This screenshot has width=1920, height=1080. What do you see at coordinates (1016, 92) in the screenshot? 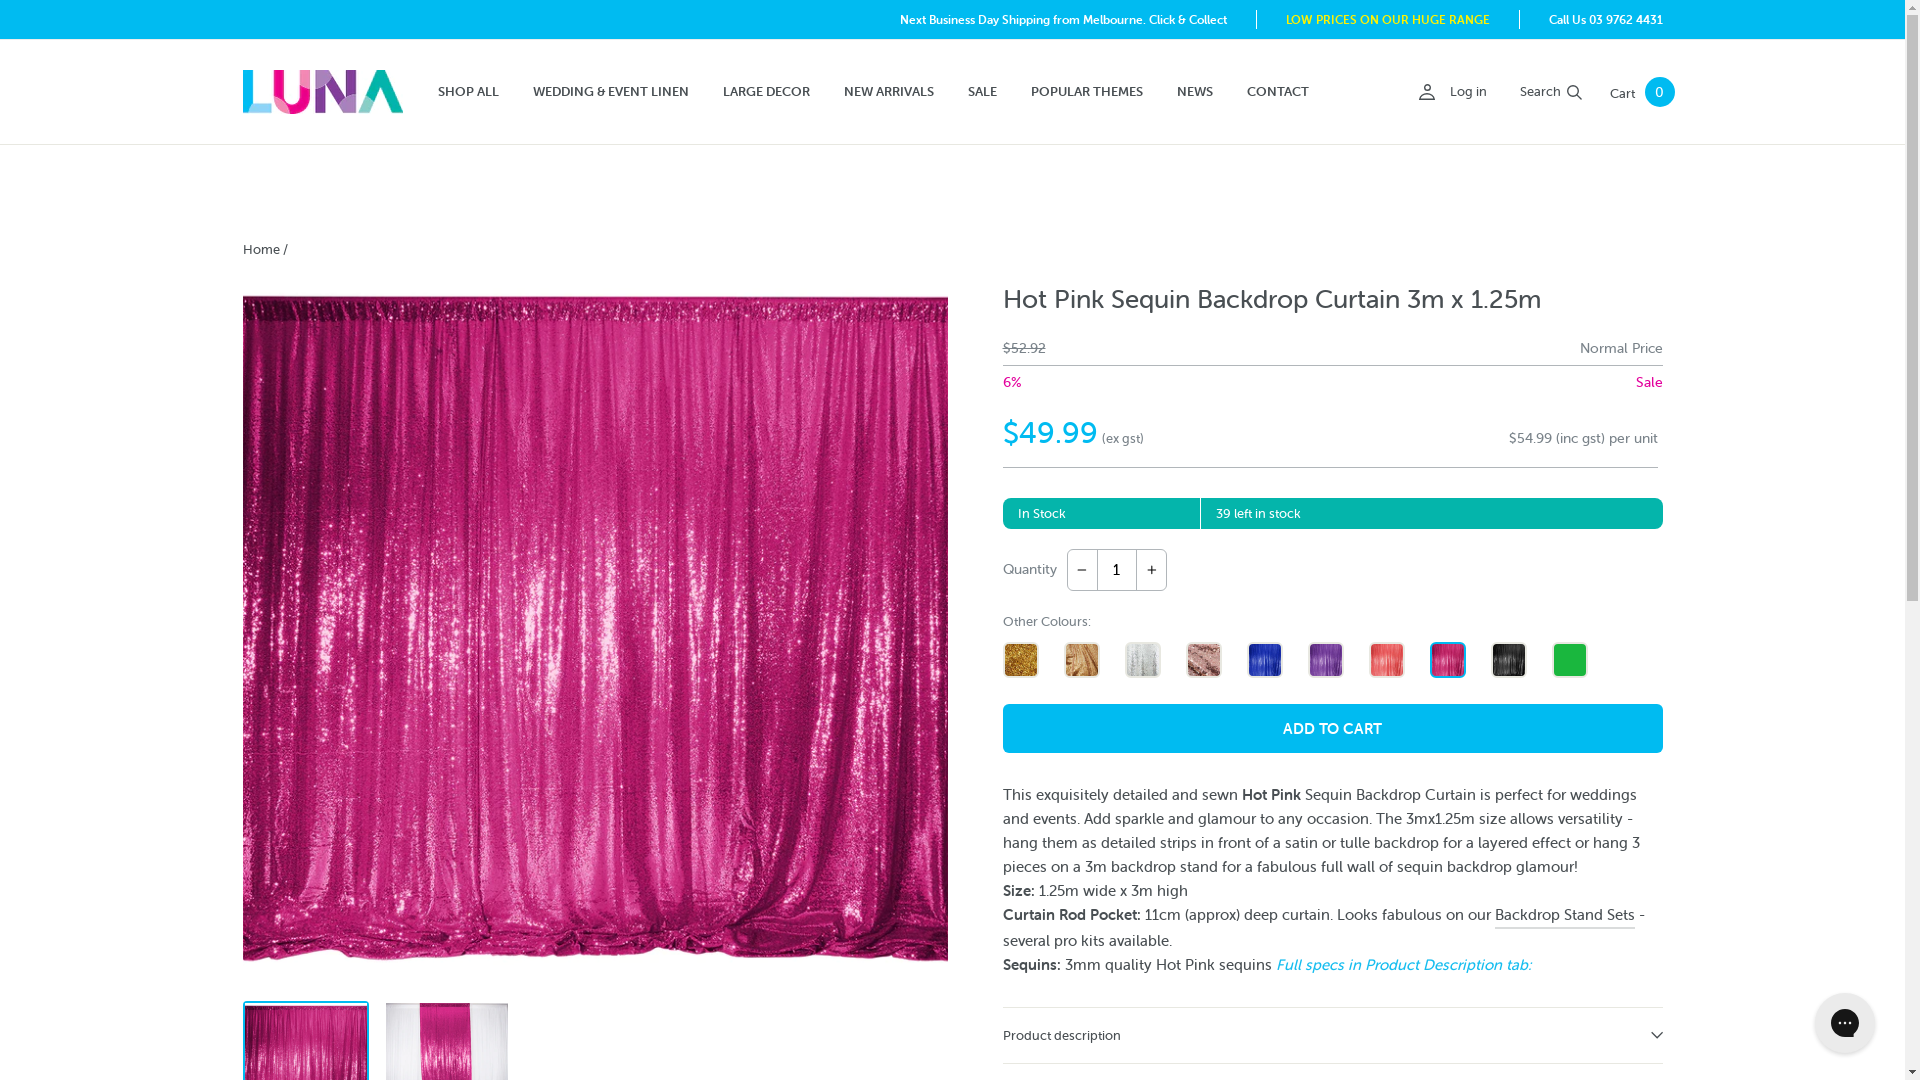
I see `'POPULAR THEMES'` at bounding box center [1016, 92].